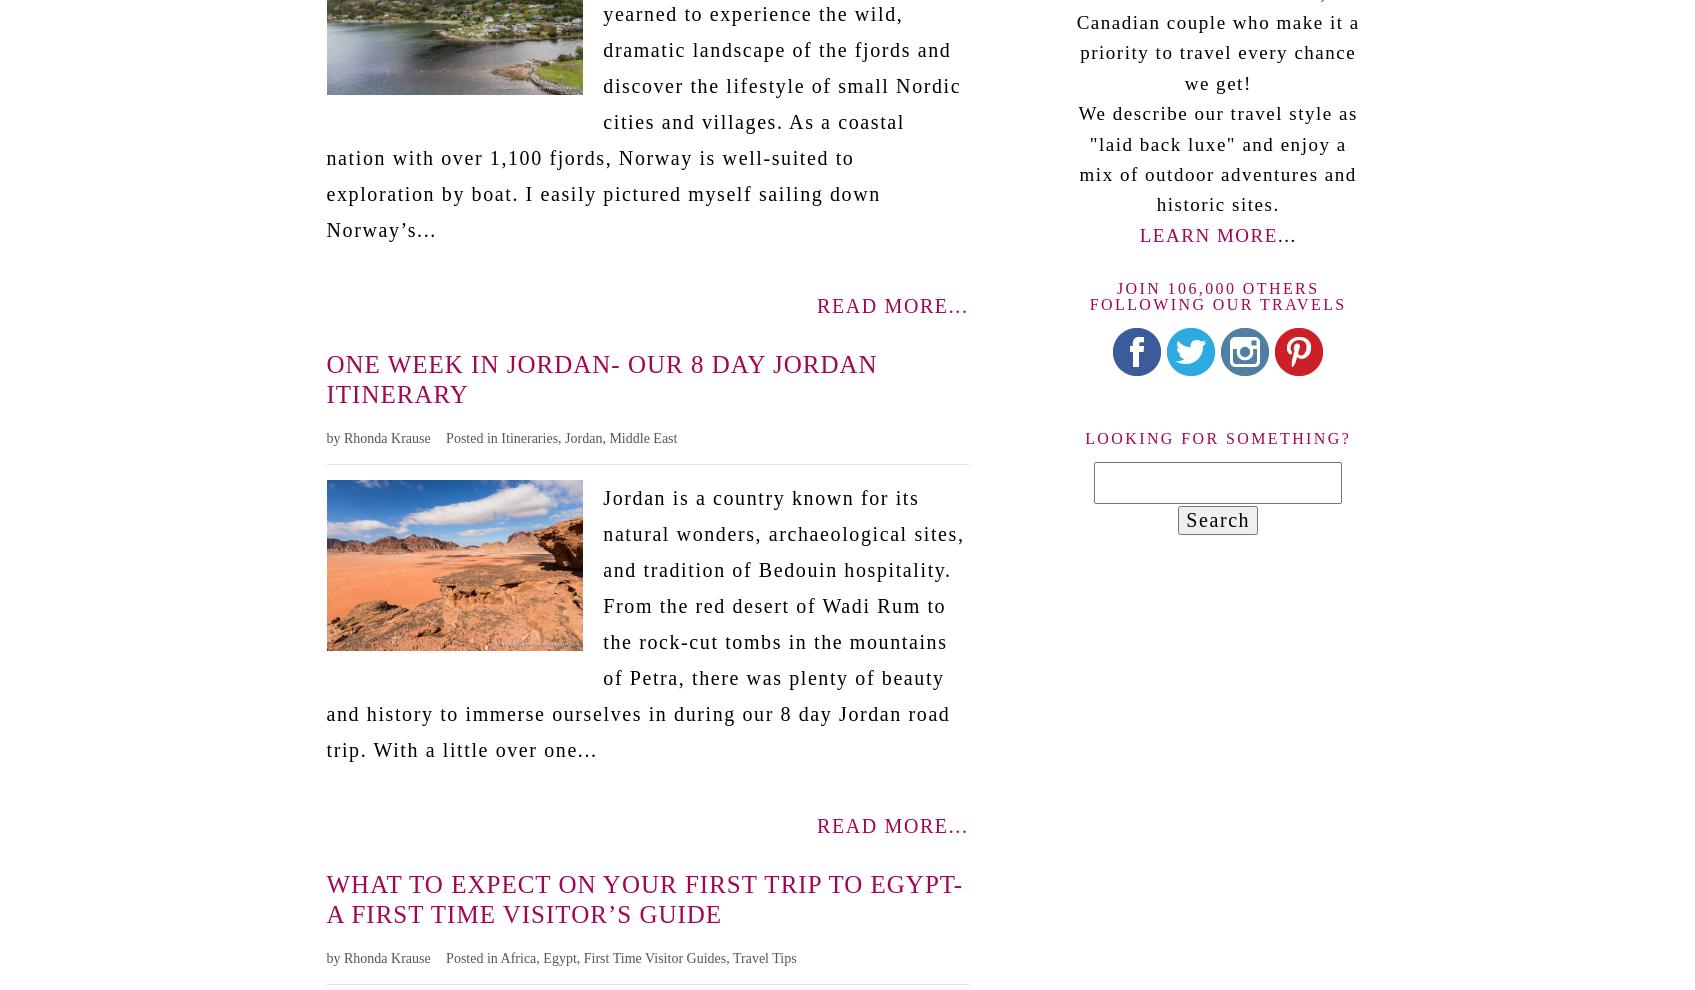 The image size is (1695, 990). I want to click on 'Africa', so click(499, 957).